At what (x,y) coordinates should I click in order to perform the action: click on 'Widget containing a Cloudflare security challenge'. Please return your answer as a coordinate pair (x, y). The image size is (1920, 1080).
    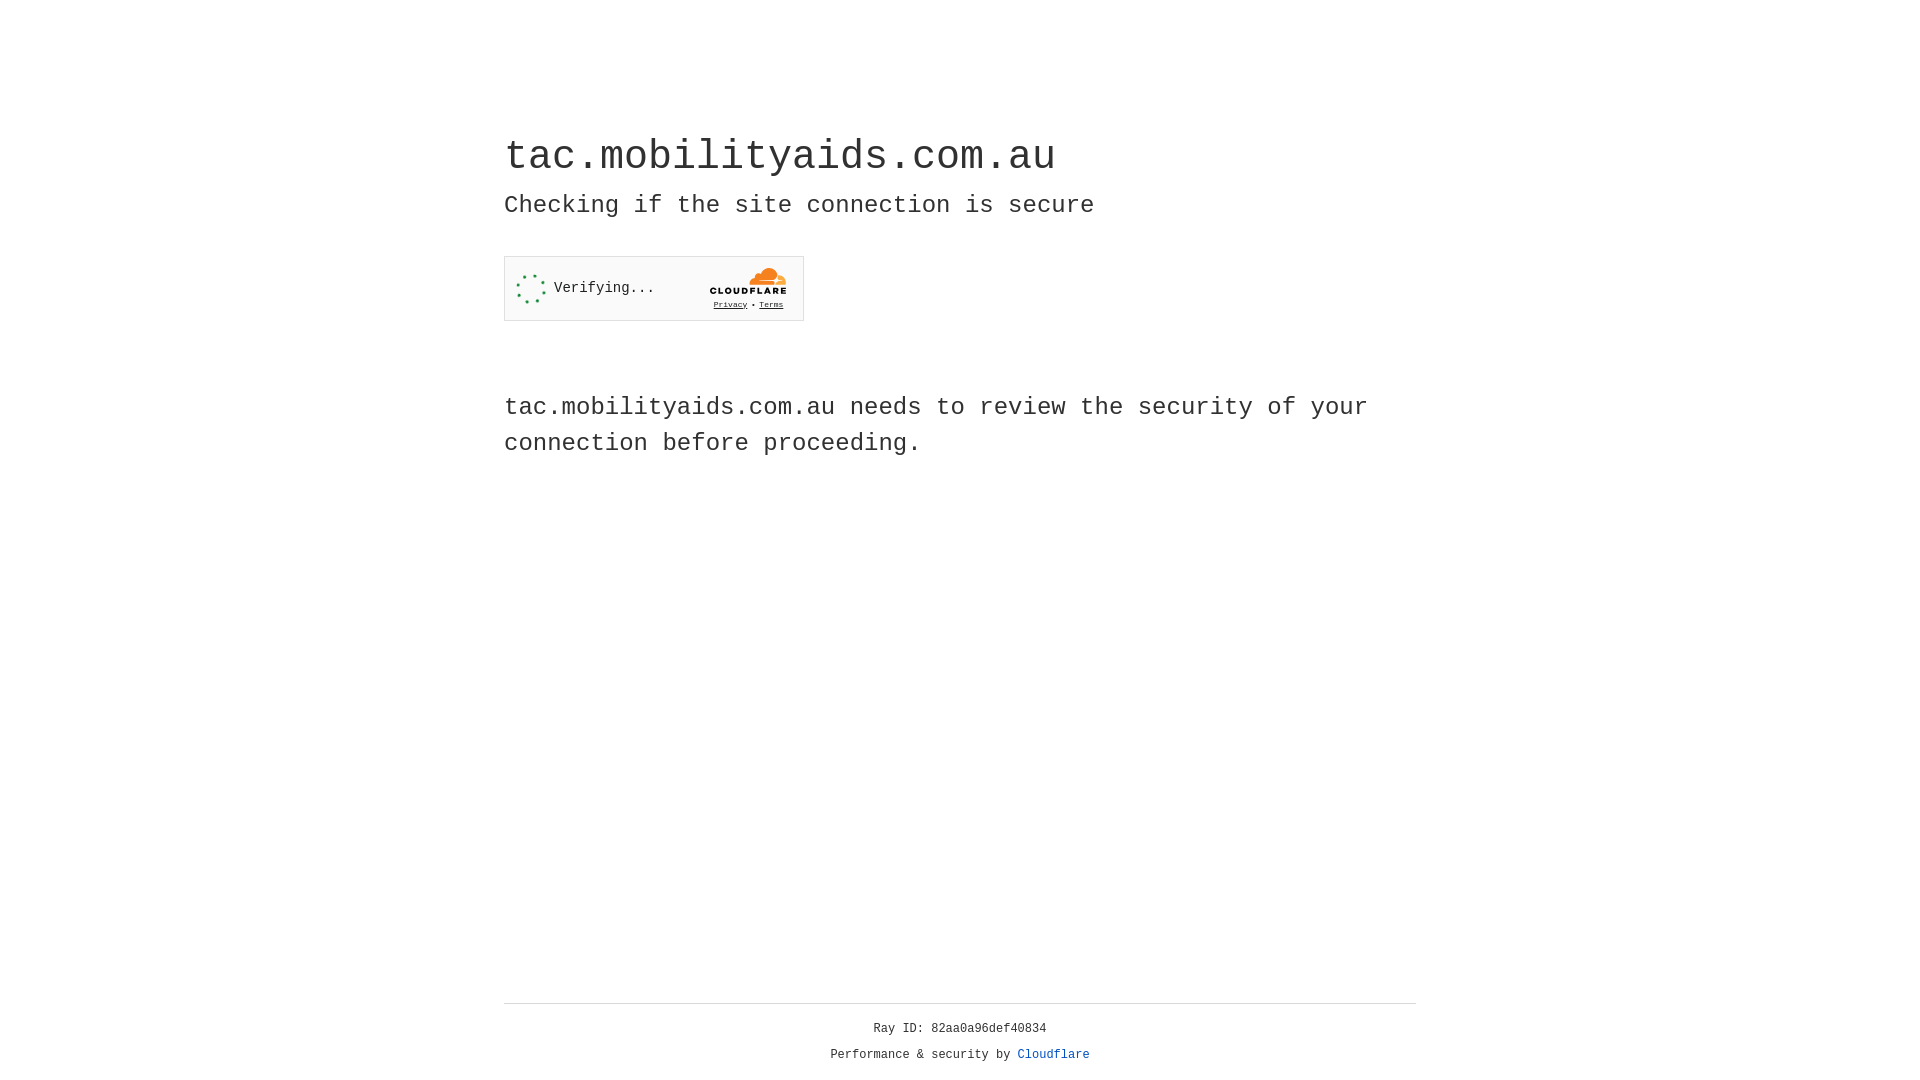
    Looking at the image, I should click on (653, 288).